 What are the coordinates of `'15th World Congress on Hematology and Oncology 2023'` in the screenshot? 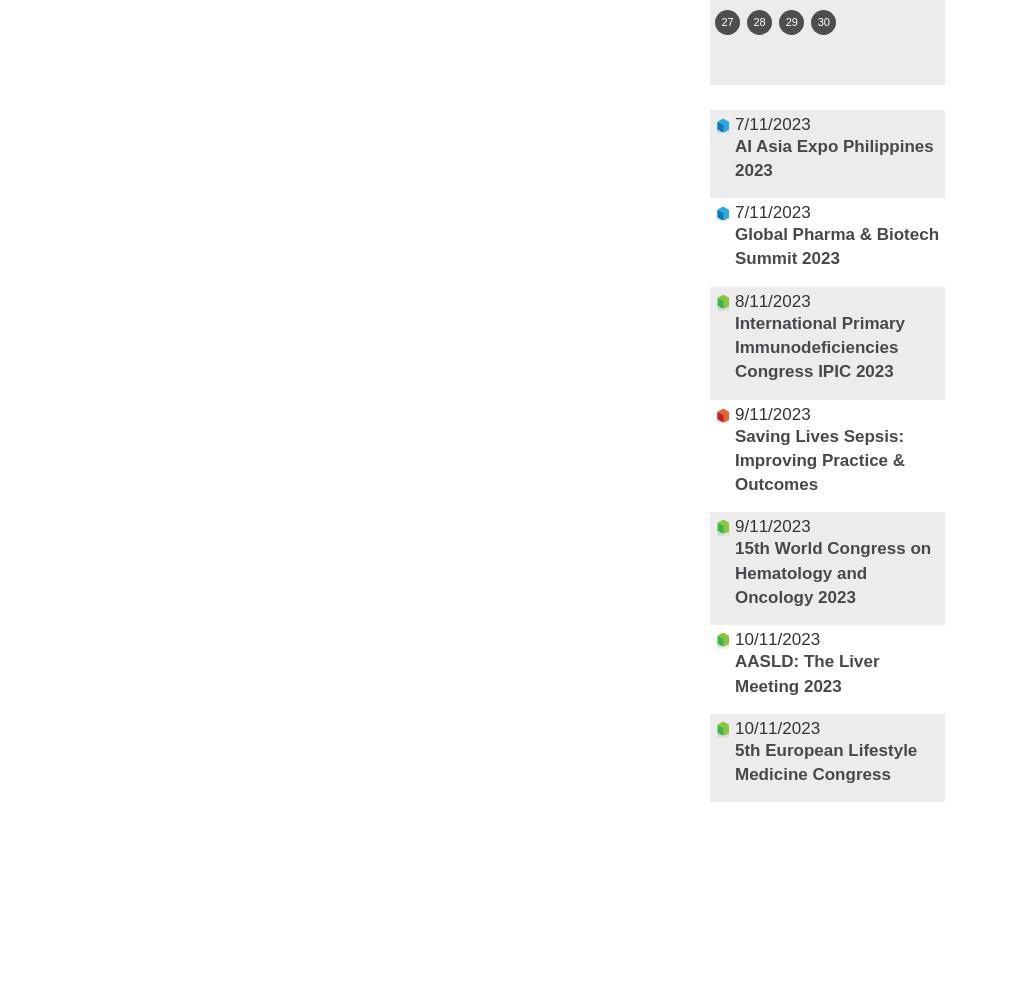 It's located at (733, 571).